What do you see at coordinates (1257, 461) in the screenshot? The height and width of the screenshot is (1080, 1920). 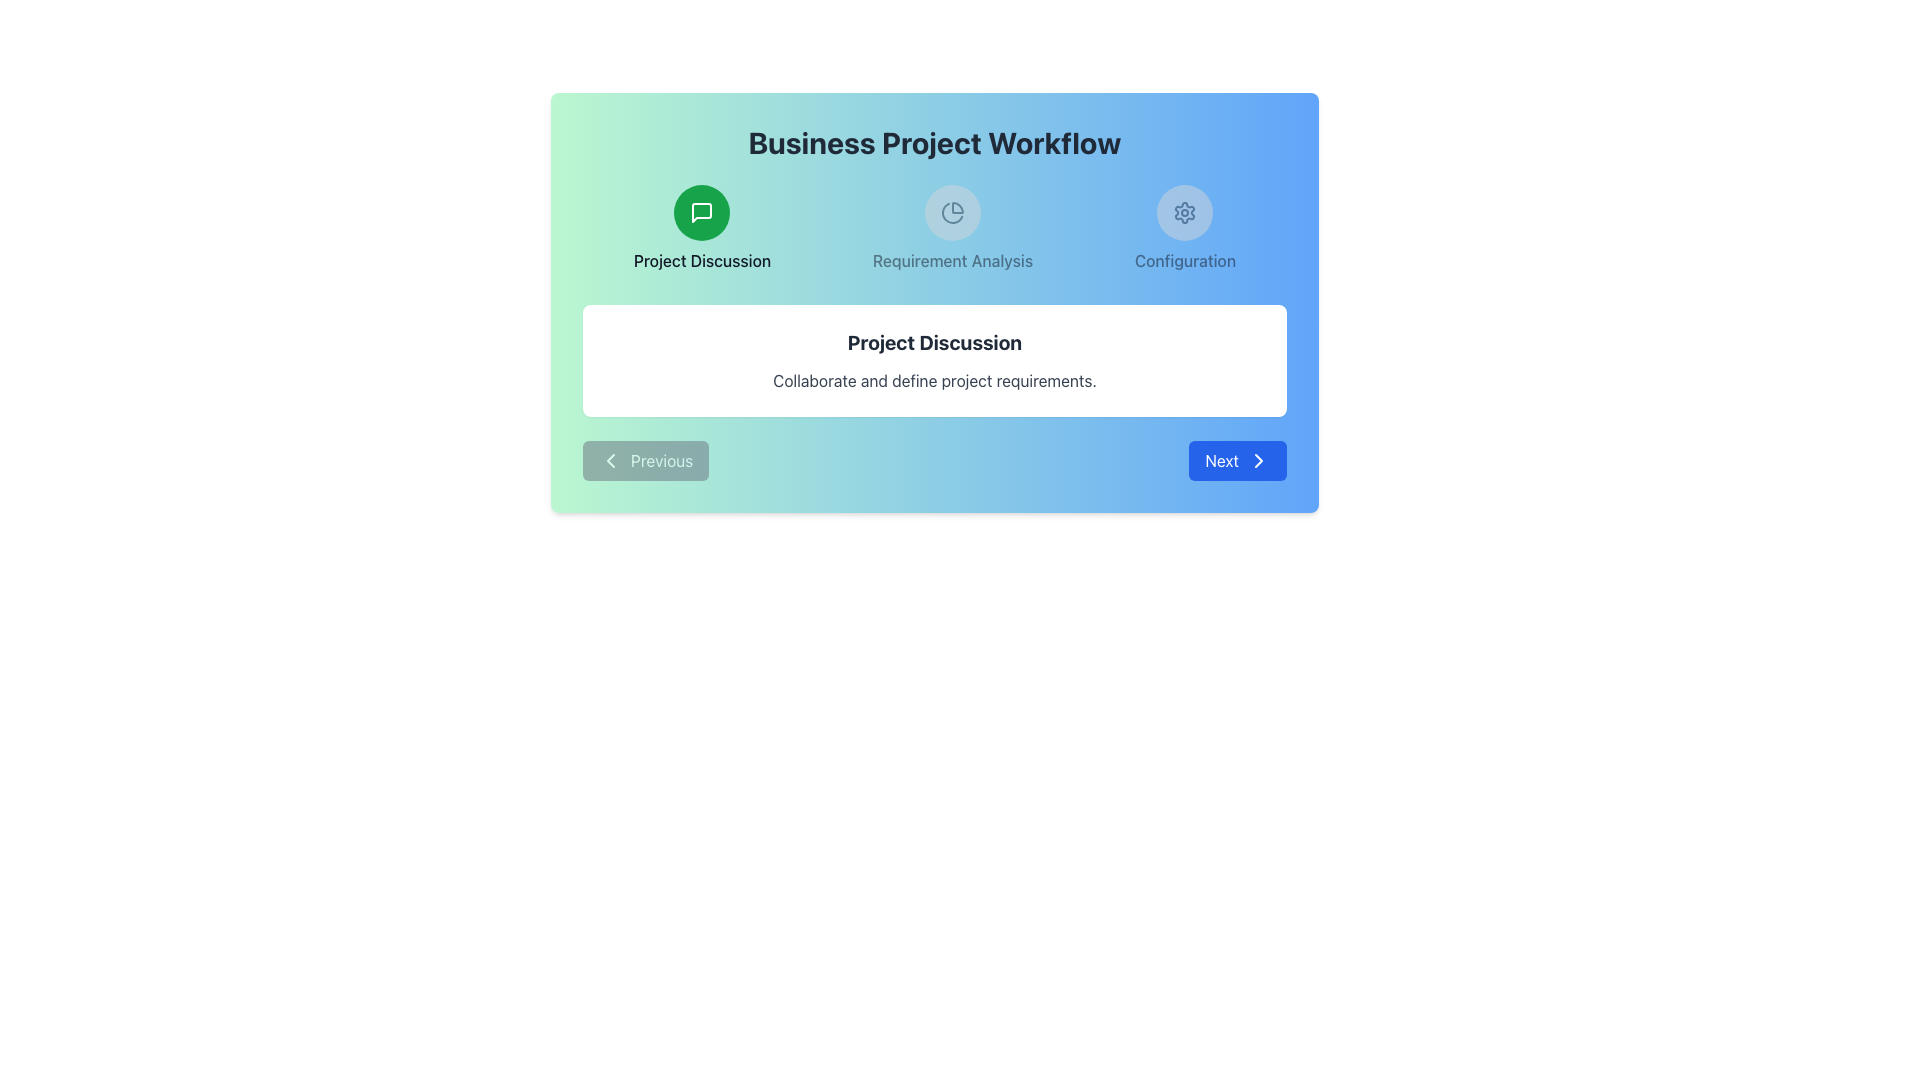 I see `the right-facing chevron icon` at bounding box center [1257, 461].